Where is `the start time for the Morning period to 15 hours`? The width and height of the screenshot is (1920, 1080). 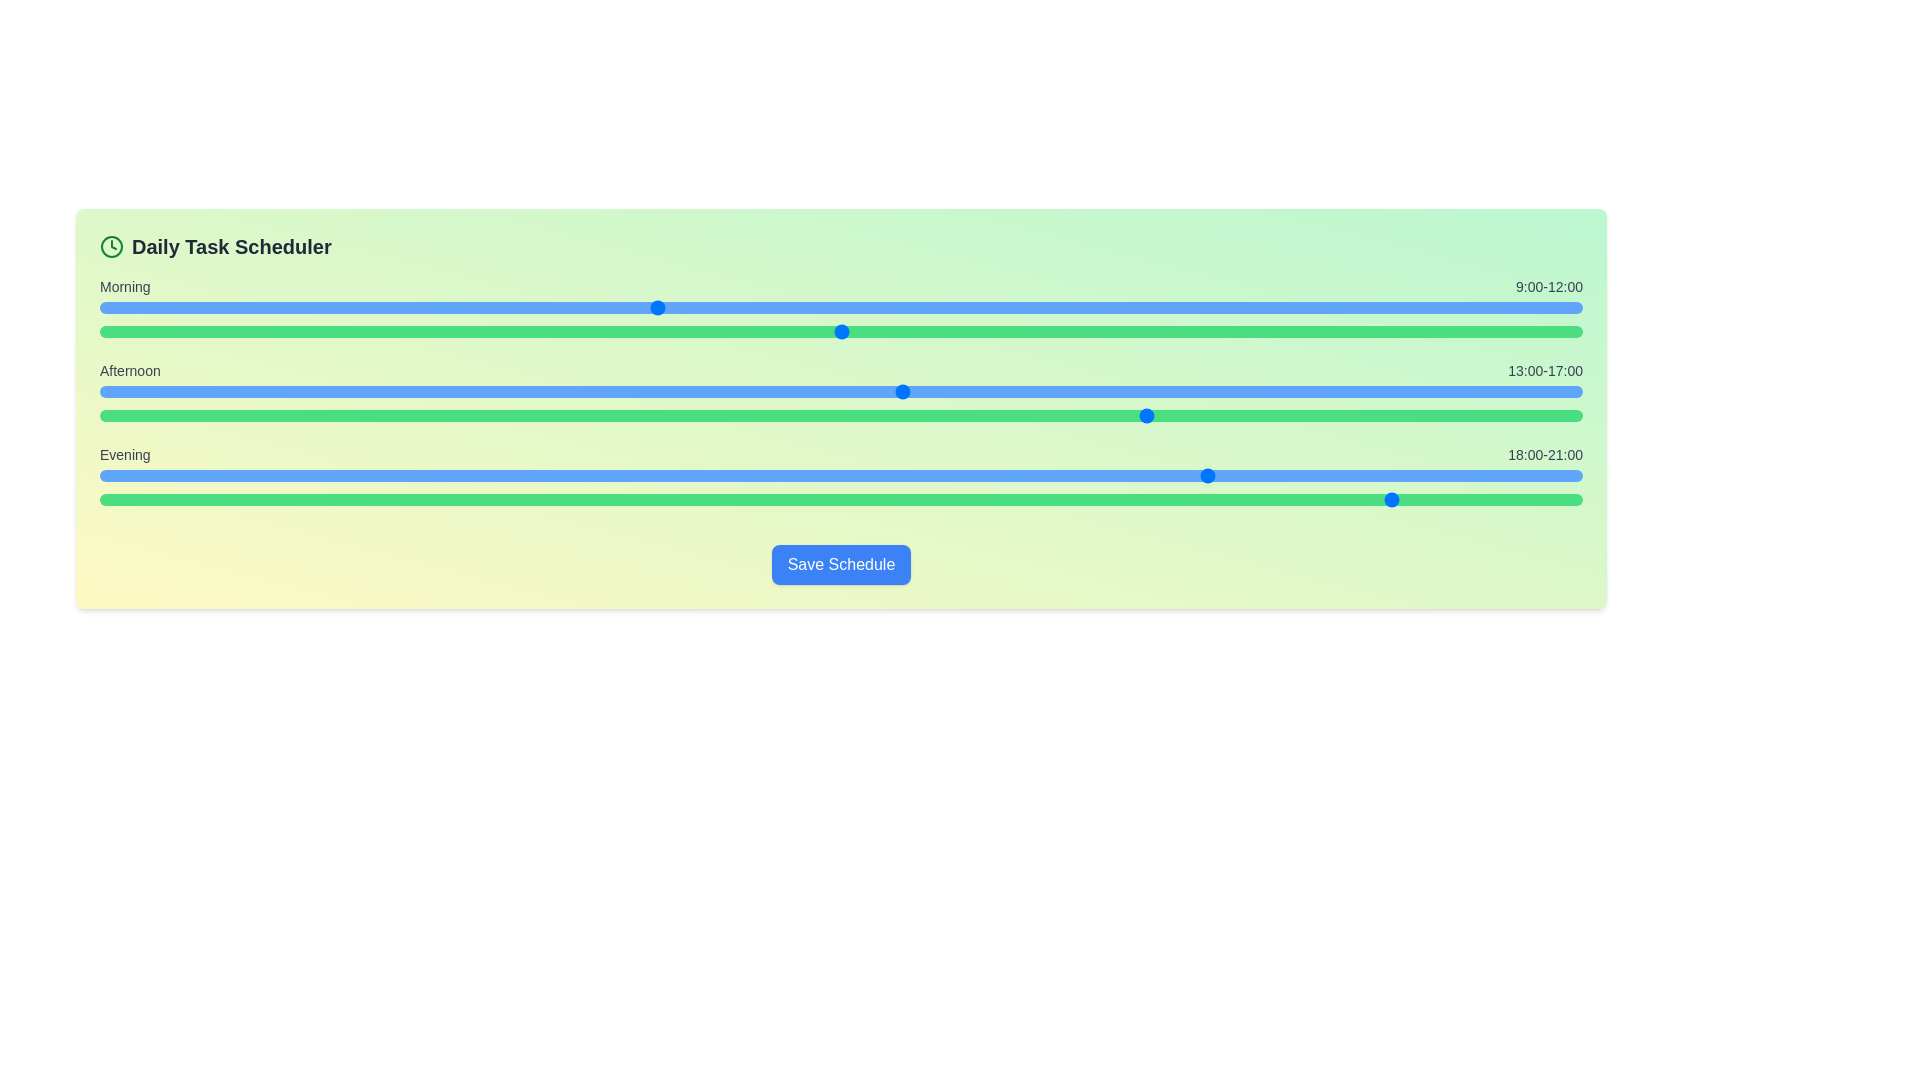 the start time for the Morning period to 15 hours is located at coordinates (1026, 308).